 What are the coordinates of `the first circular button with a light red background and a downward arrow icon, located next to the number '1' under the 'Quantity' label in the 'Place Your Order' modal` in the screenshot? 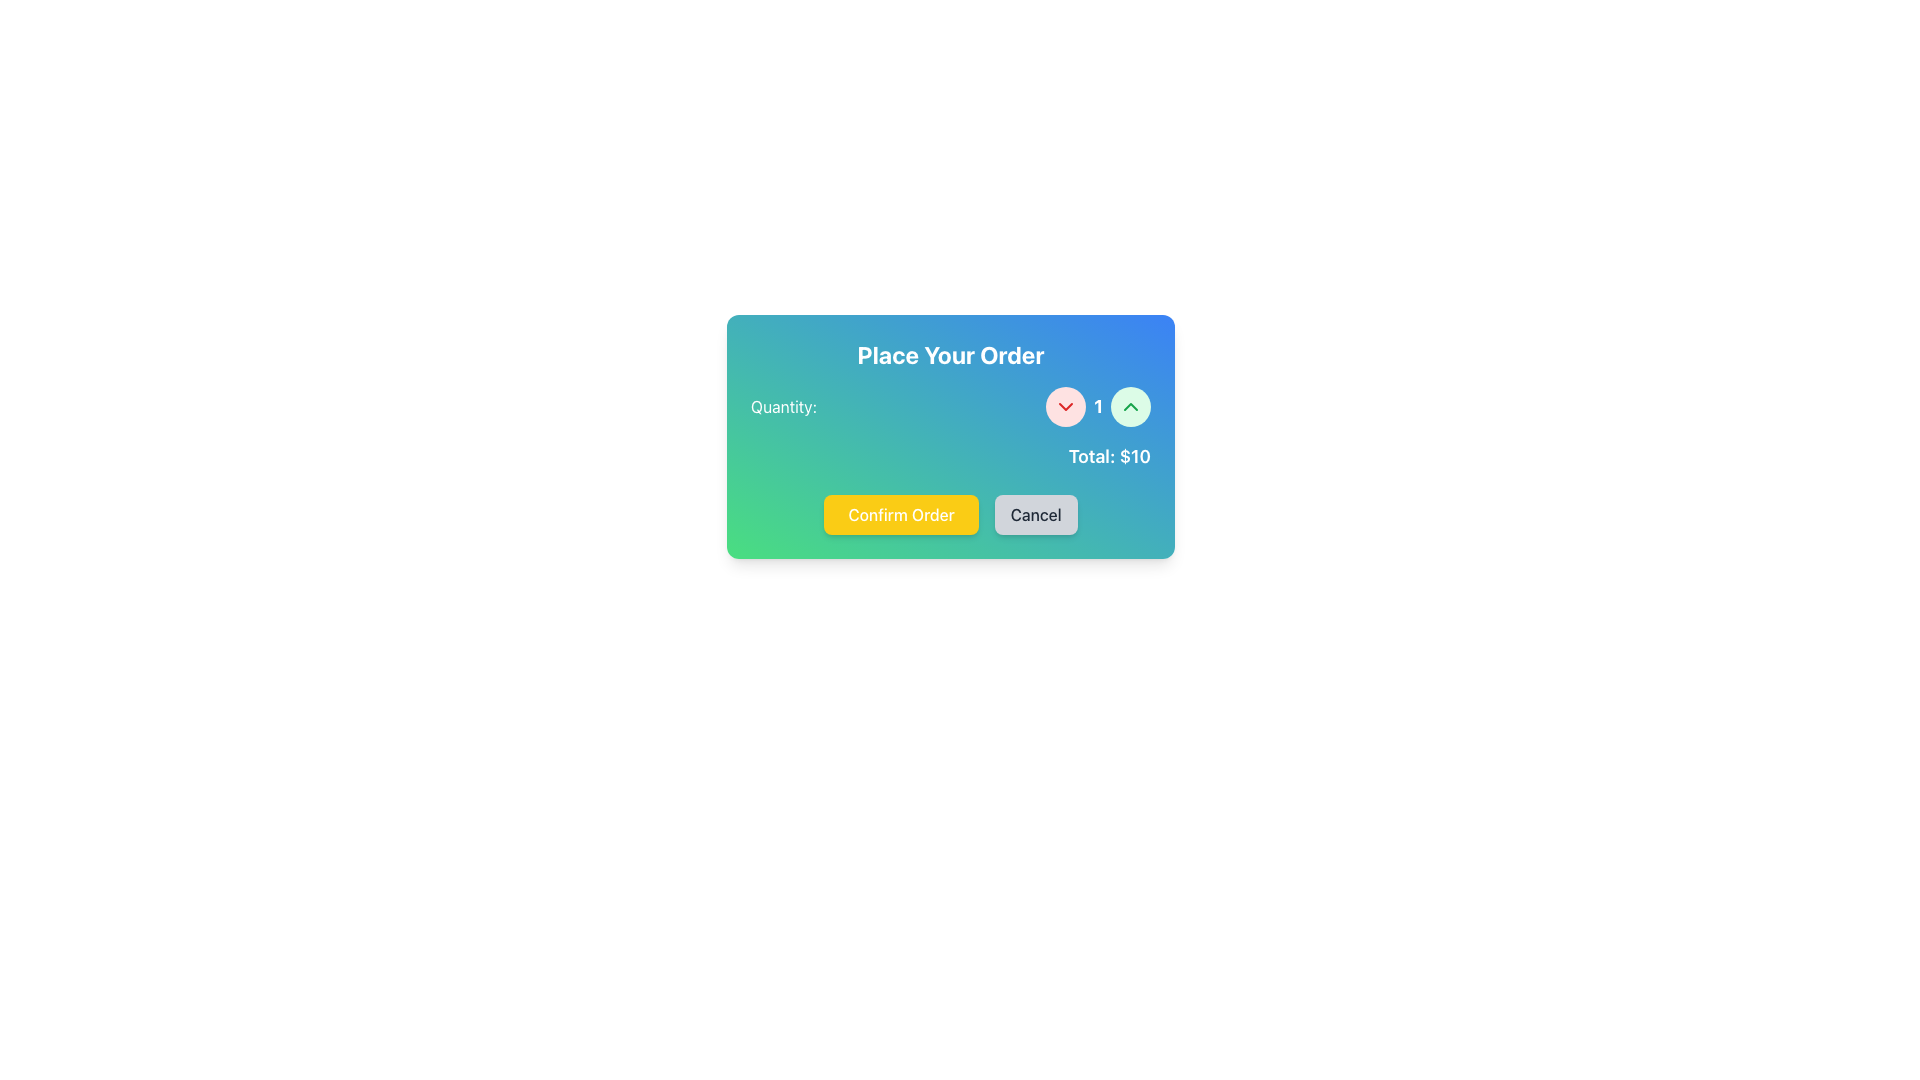 It's located at (1065, 406).